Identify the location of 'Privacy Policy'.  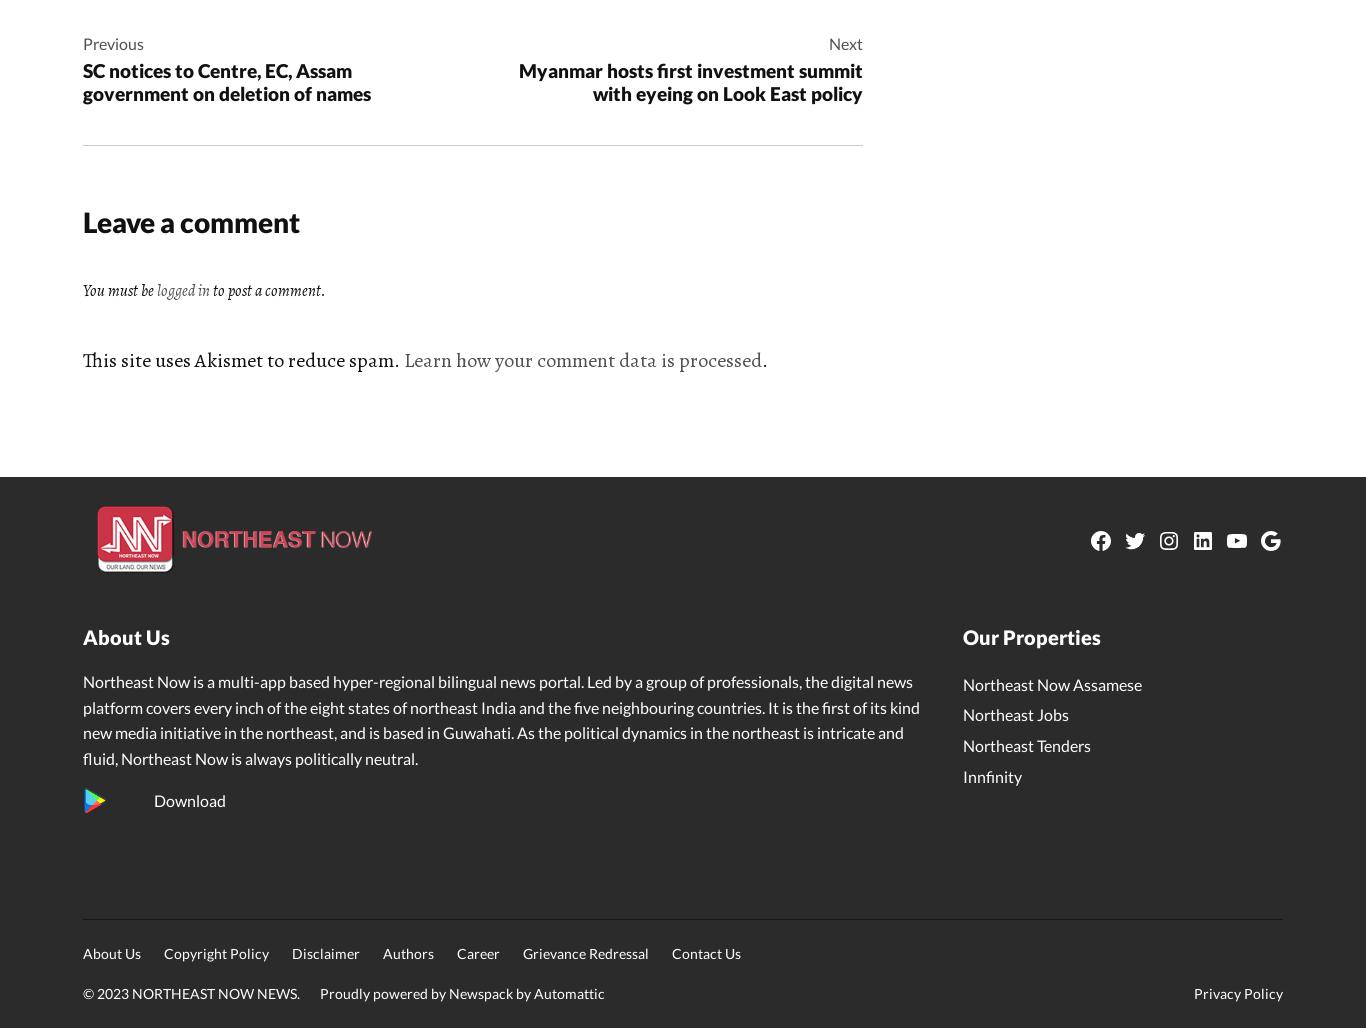
(1238, 991).